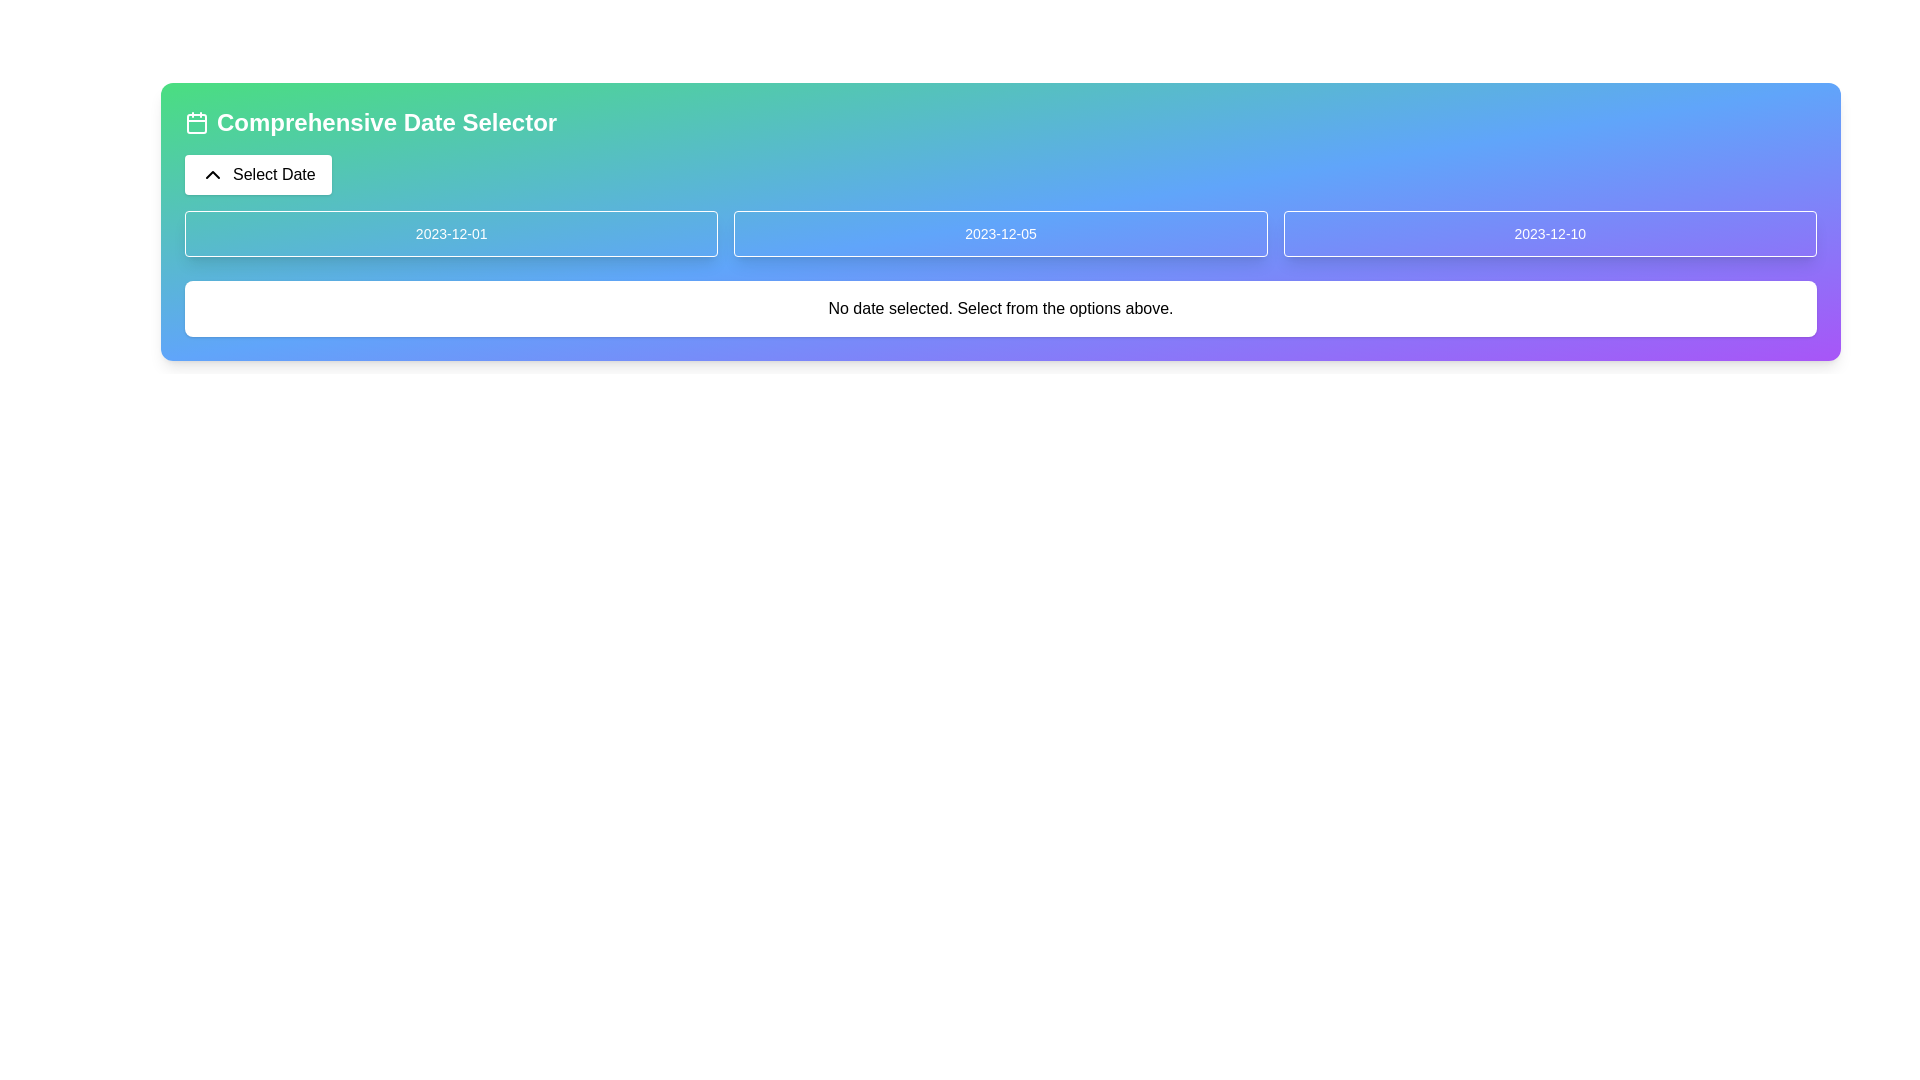  I want to click on the button with the white text '2023-12-10' which is located on the rightmost side of a row of three buttons in a gradient blue-to-purple background, so click(1549, 233).